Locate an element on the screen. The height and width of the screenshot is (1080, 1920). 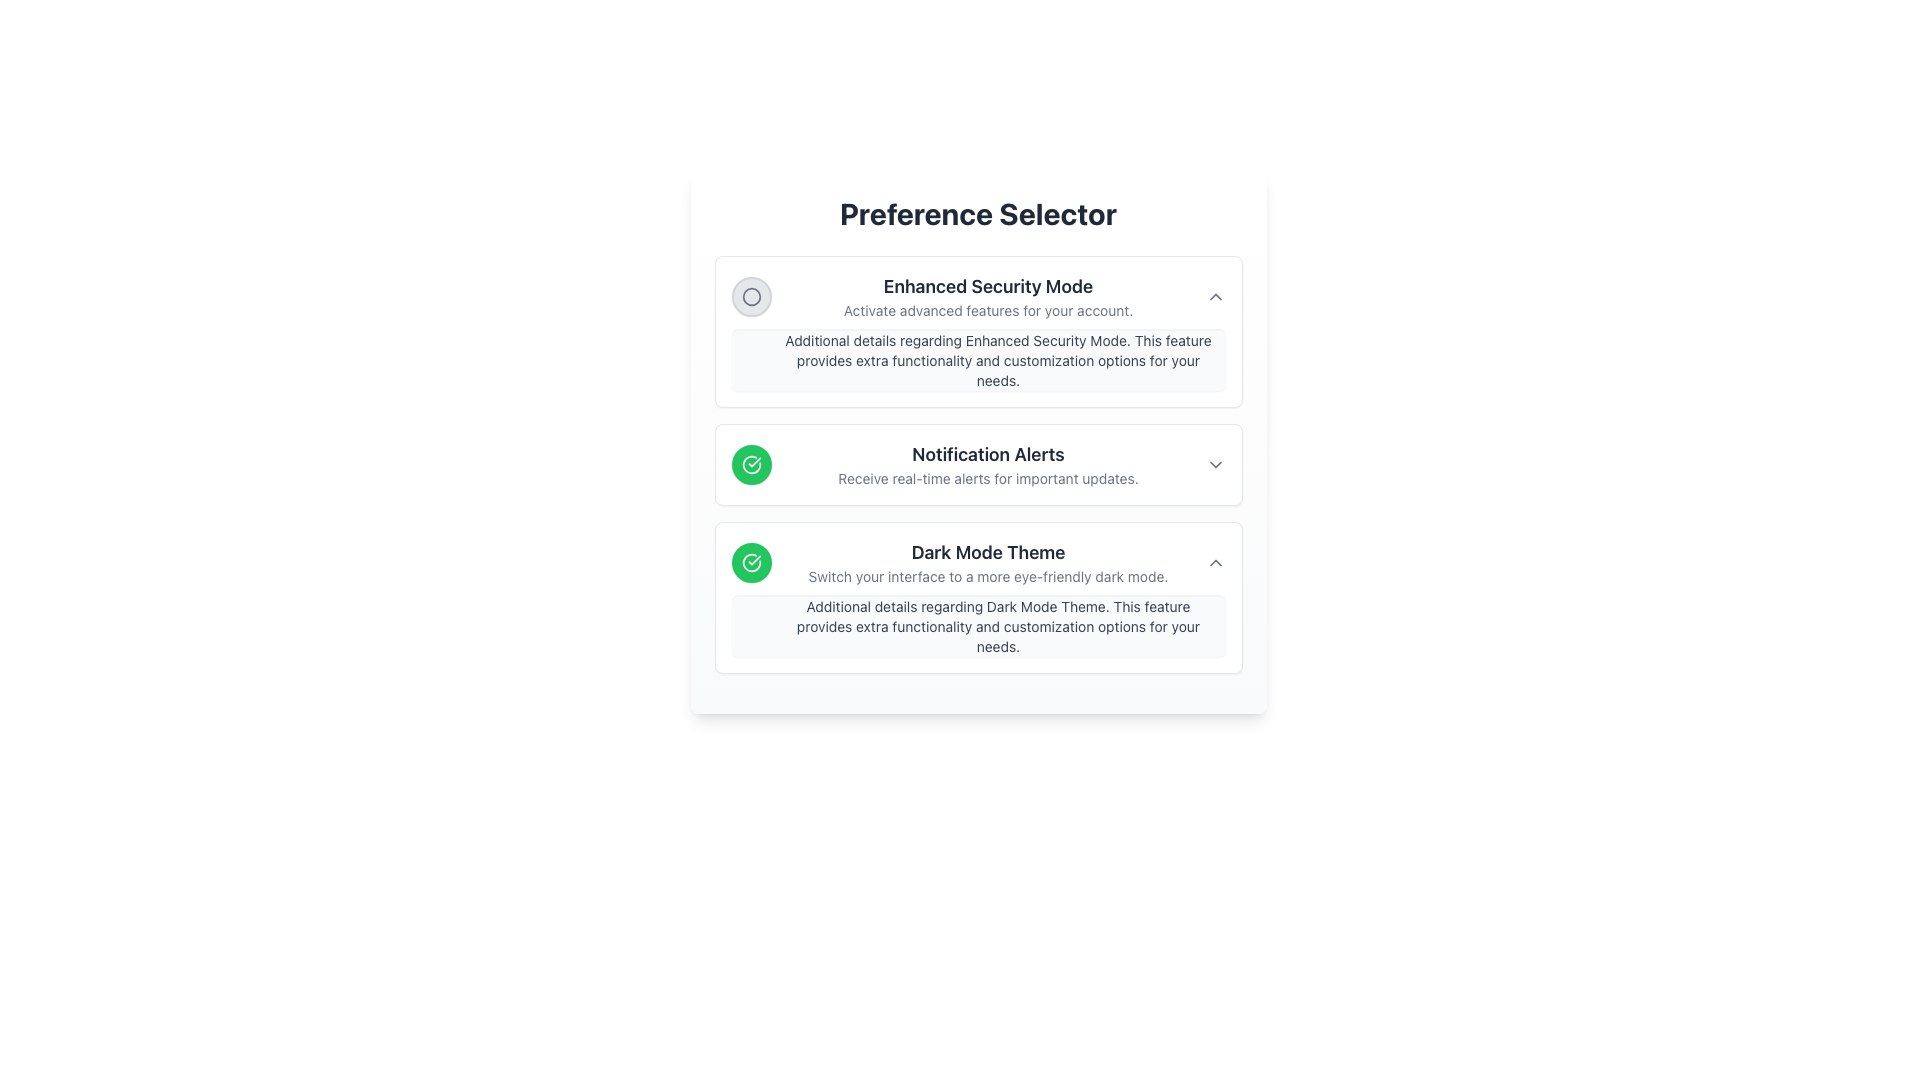
the Informational text block that introduces the 'Notification Alerts' feature is located at coordinates (988, 465).